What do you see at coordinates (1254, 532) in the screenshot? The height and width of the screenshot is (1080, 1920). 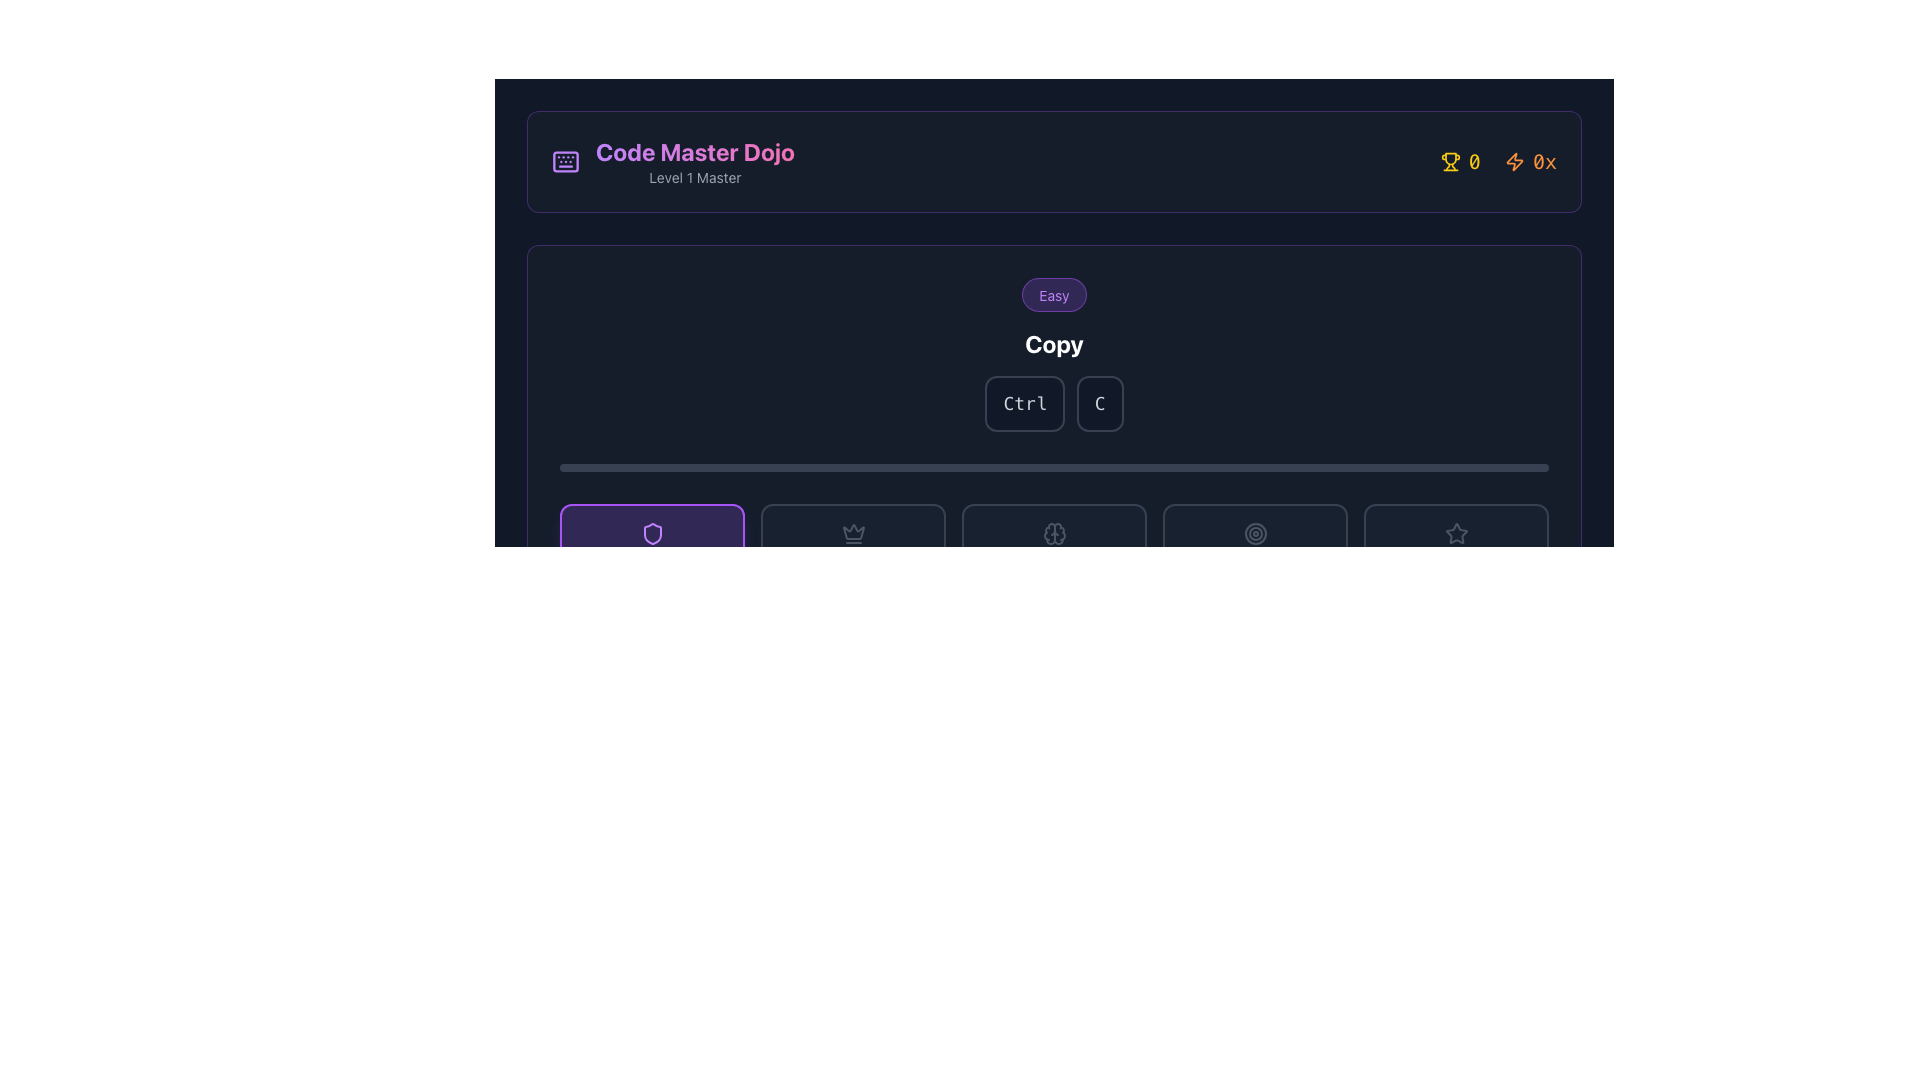 I see `the center of the icon within the button or box component` at bounding box center [1254, 532].